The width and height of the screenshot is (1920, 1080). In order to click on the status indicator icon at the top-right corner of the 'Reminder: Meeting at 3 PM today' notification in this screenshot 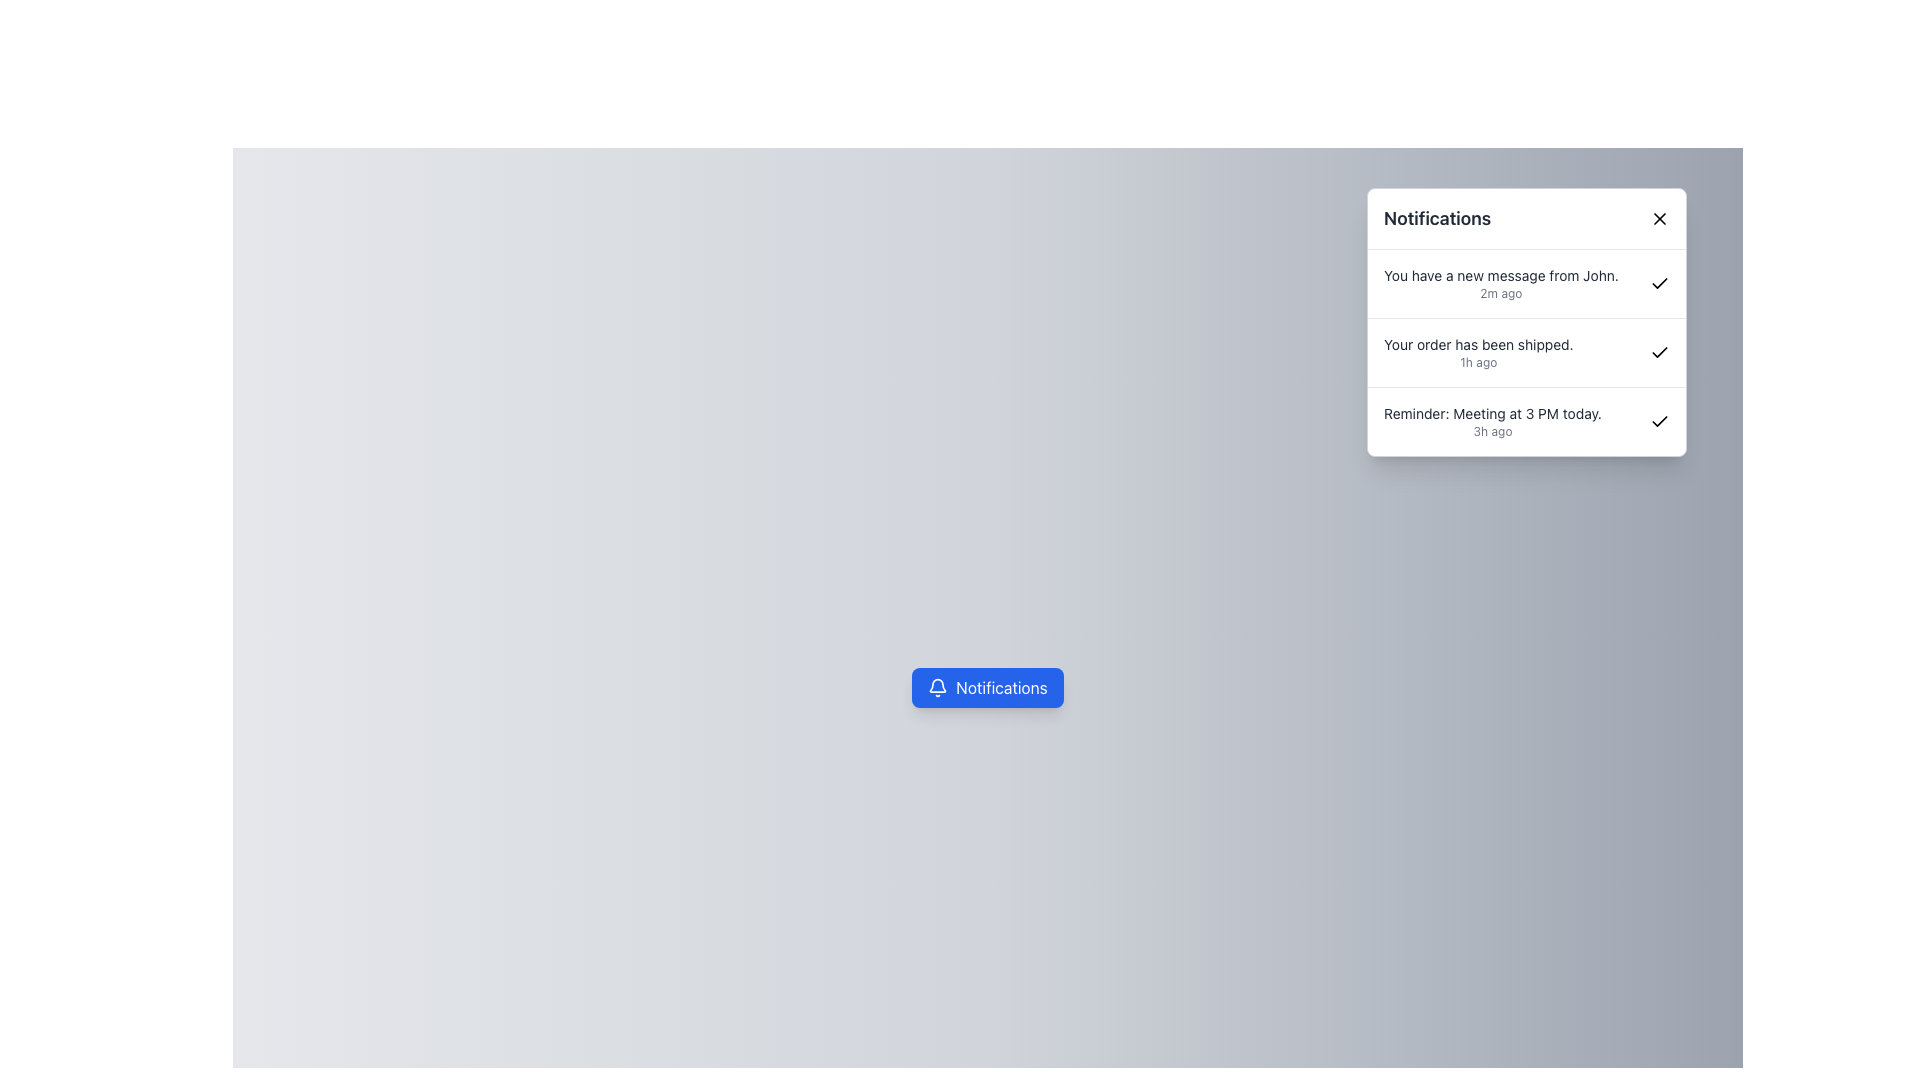, I will do `click(1660, 420)`.